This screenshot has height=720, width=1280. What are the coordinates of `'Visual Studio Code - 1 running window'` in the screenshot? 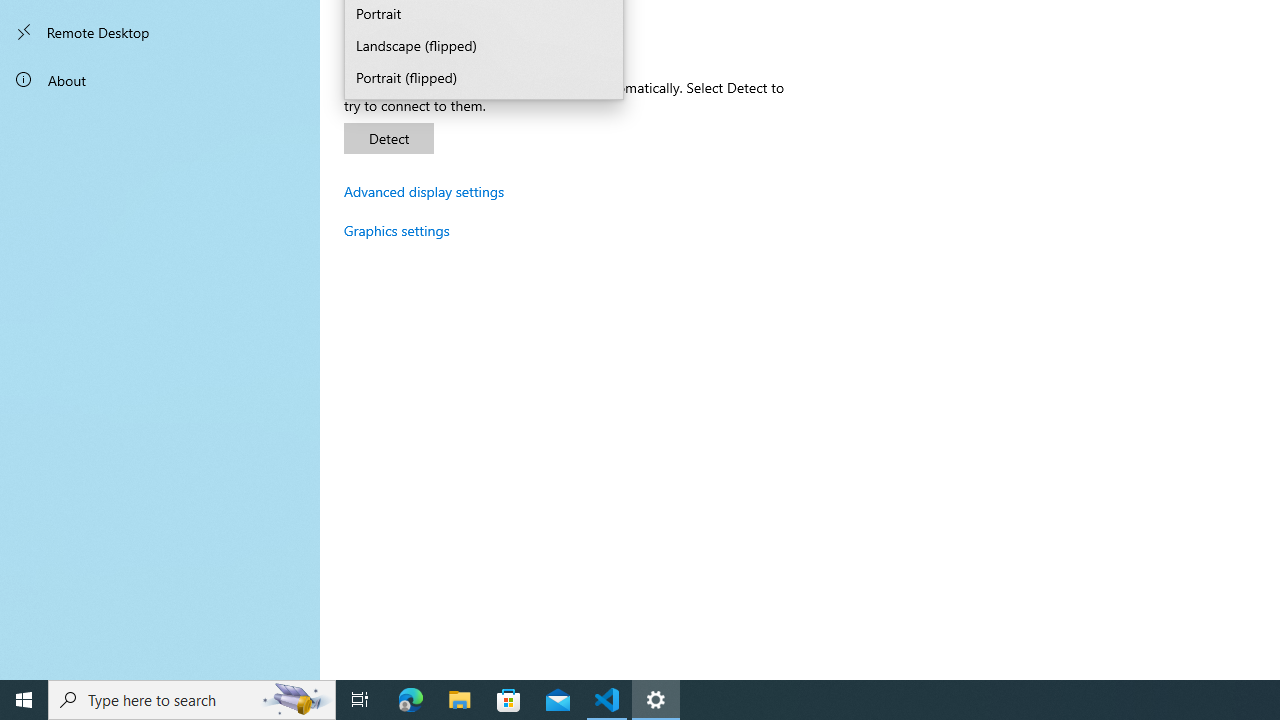 It's located at (606, 698).